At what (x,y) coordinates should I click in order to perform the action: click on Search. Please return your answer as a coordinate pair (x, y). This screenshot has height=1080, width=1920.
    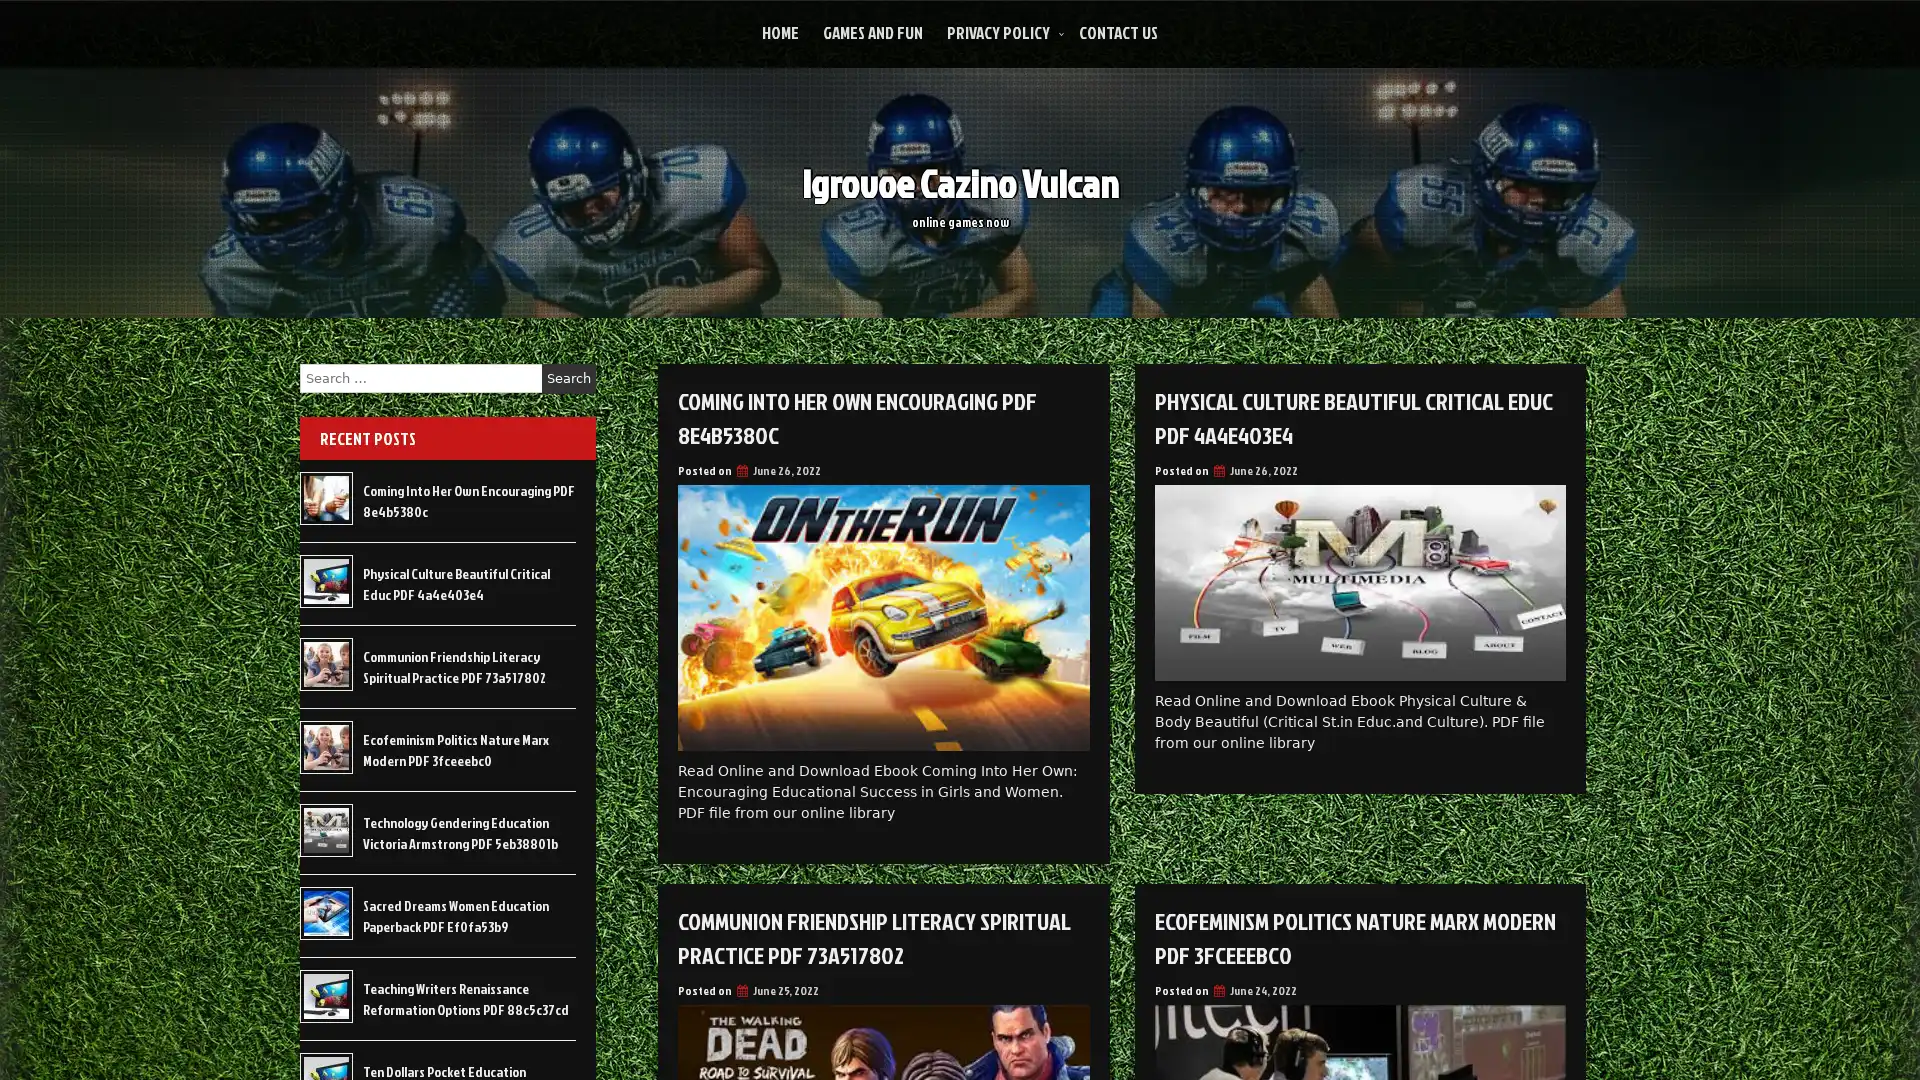
    Looking at the image, I should click on (568, 378).